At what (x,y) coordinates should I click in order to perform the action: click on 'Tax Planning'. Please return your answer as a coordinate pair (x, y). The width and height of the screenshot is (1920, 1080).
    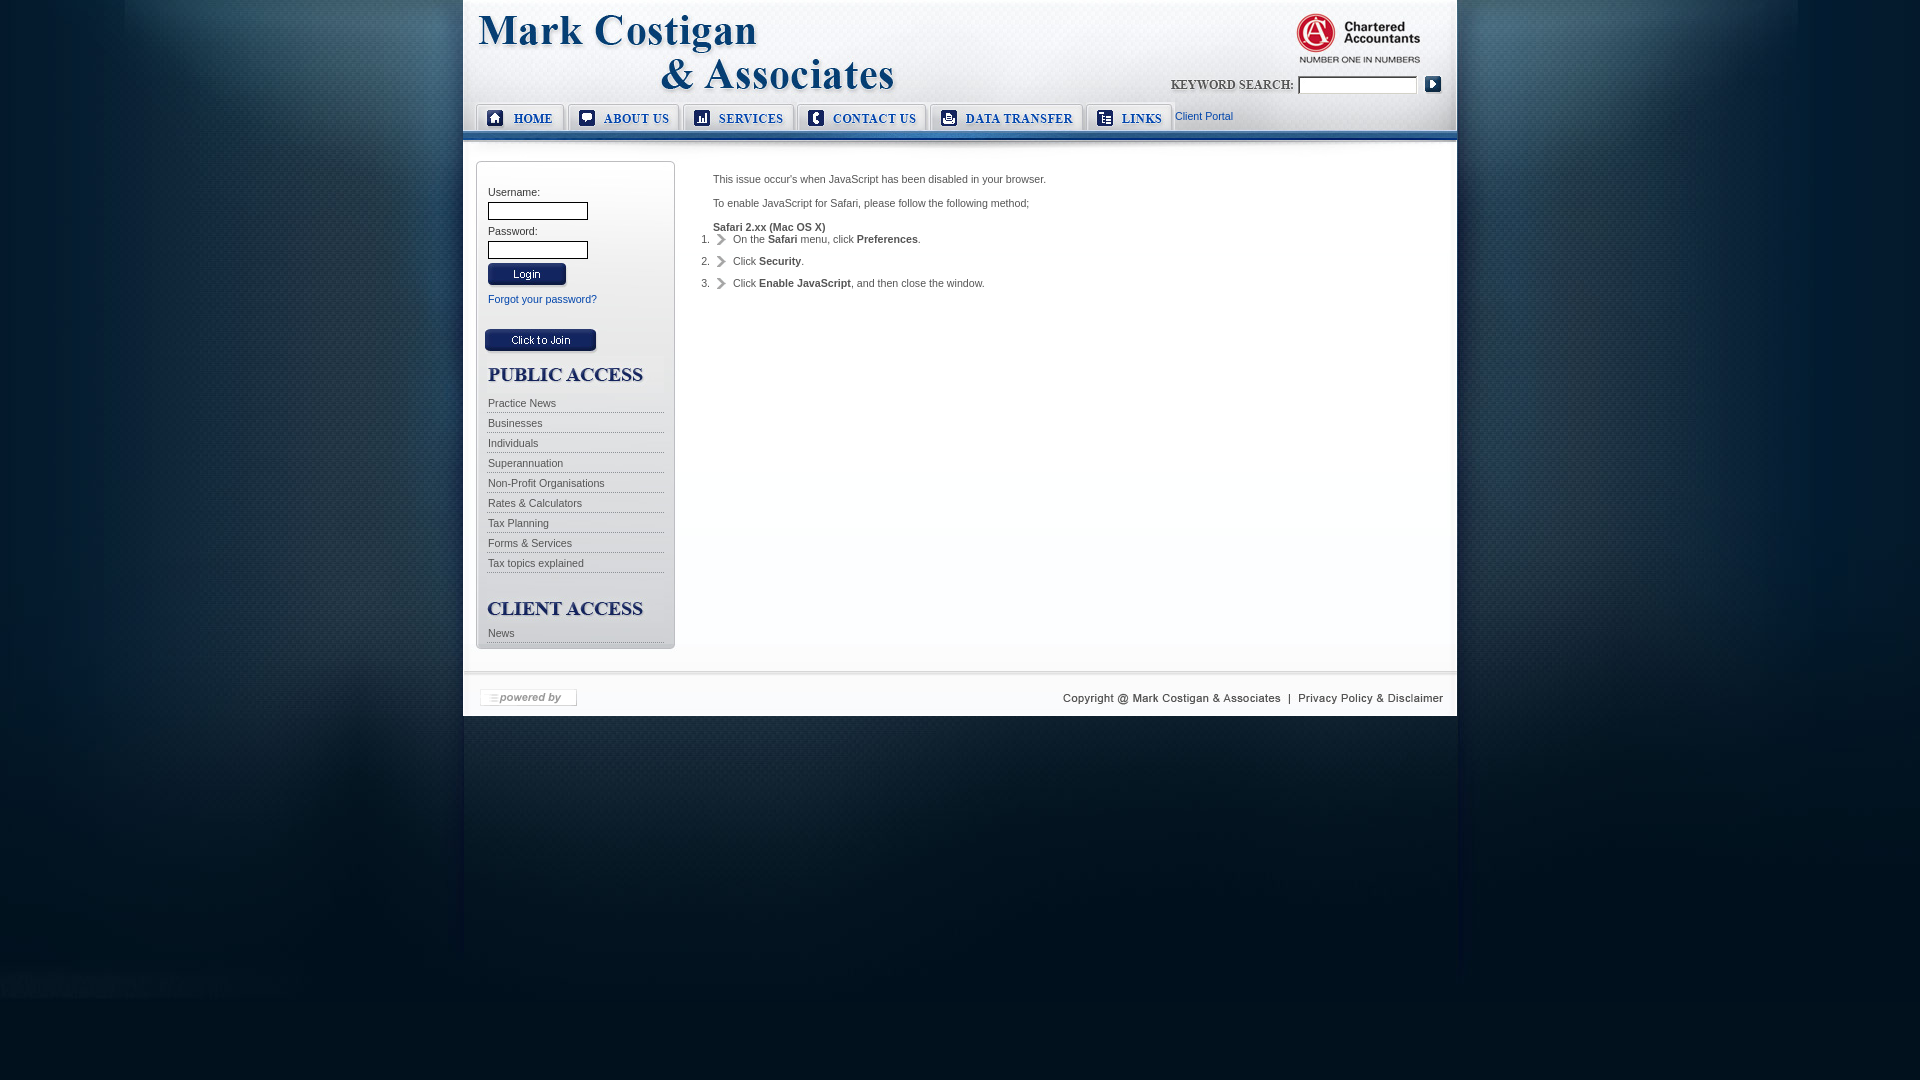
    Looking at the image, I should click on (488, 522).